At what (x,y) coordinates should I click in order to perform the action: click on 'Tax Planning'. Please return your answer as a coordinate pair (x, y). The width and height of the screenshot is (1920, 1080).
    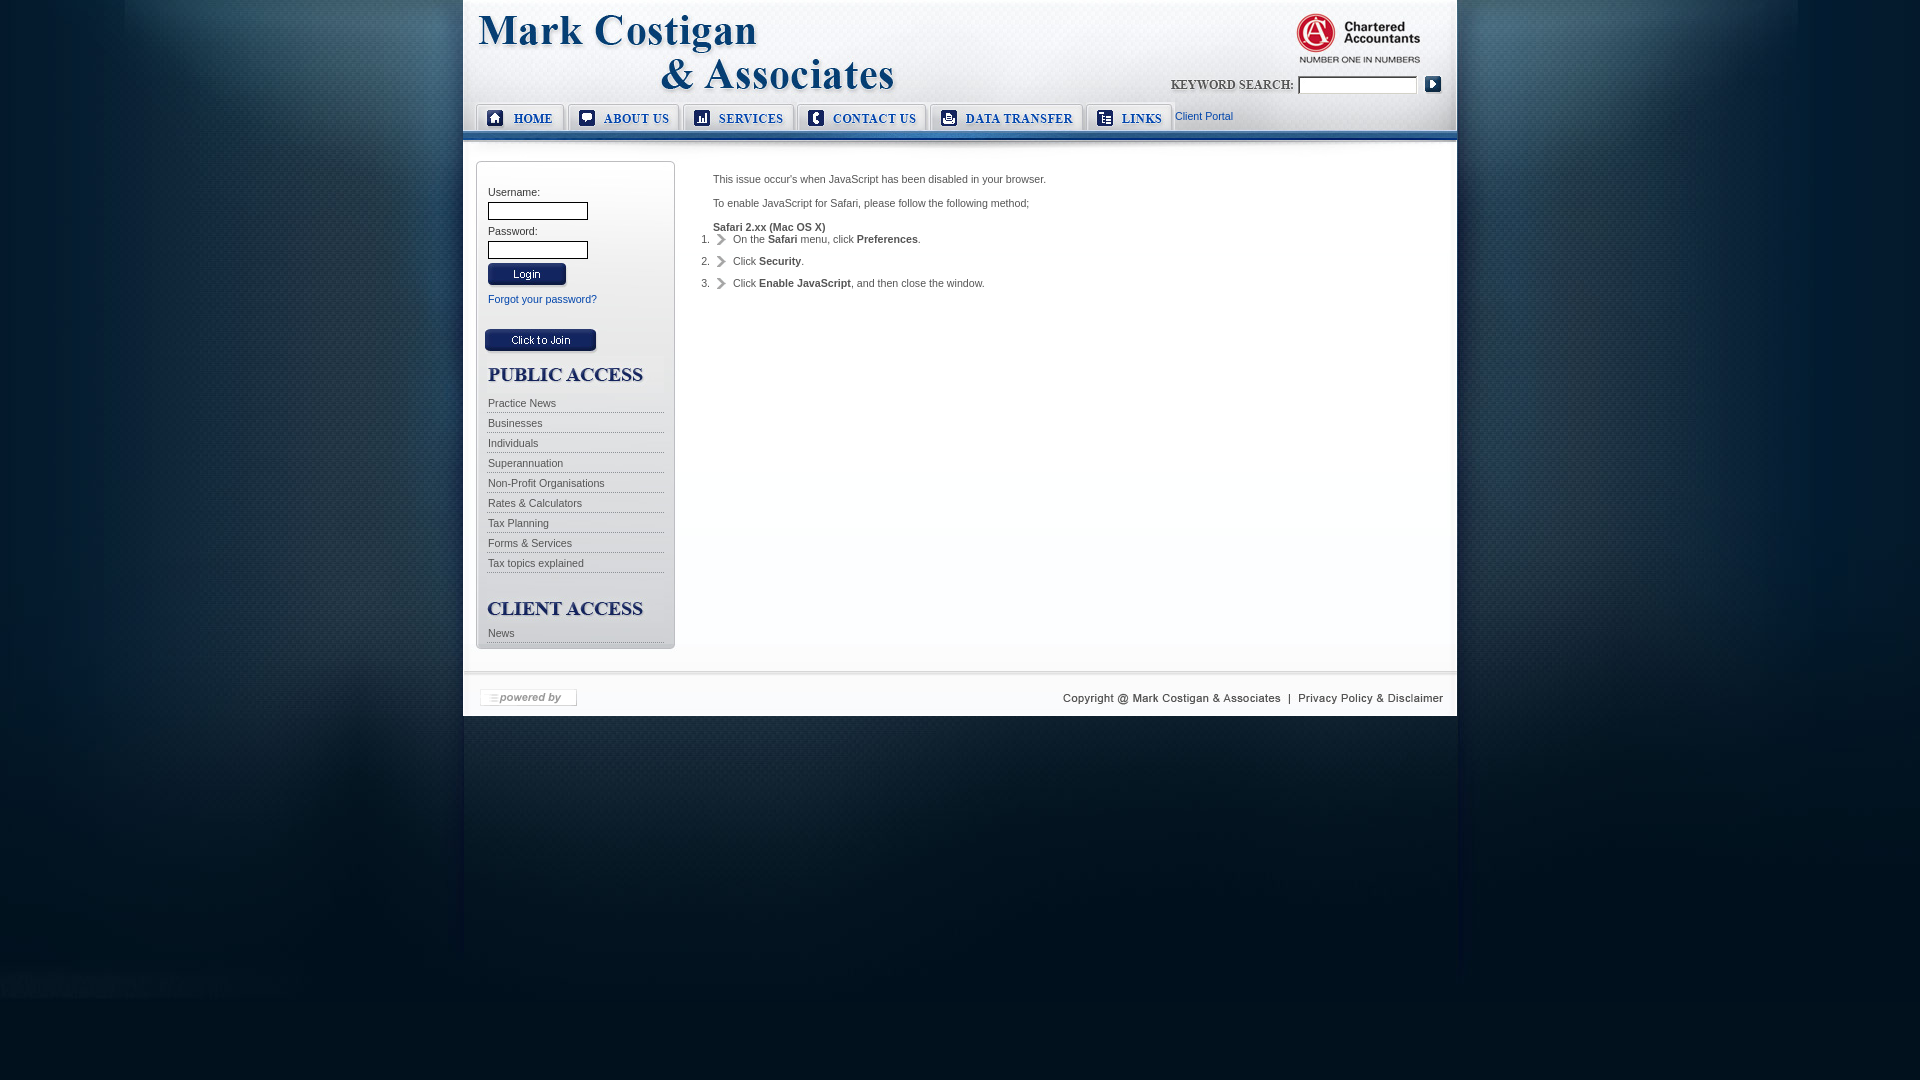
    Looking at the image, I should click on (488, 522).